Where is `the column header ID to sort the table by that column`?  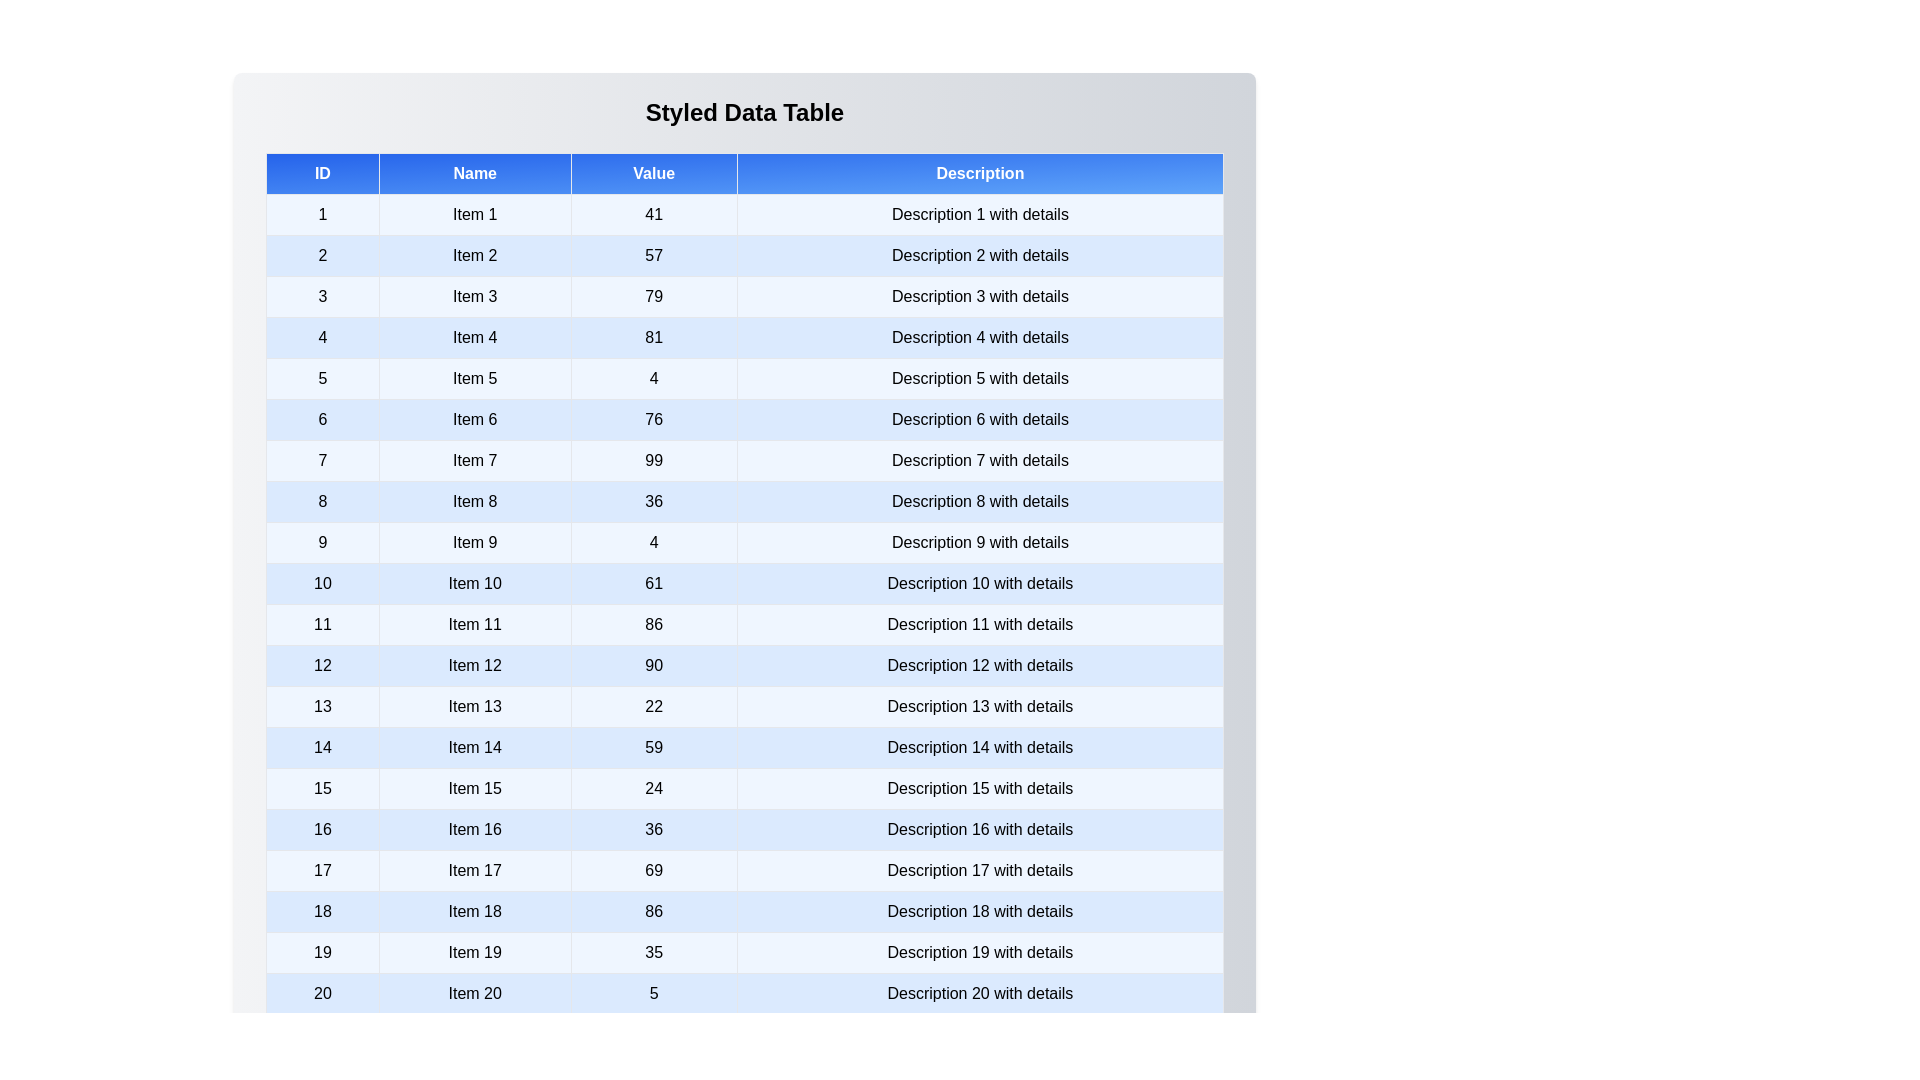 the column header ID to sort the table by that column is located at coordinates (322, 172).